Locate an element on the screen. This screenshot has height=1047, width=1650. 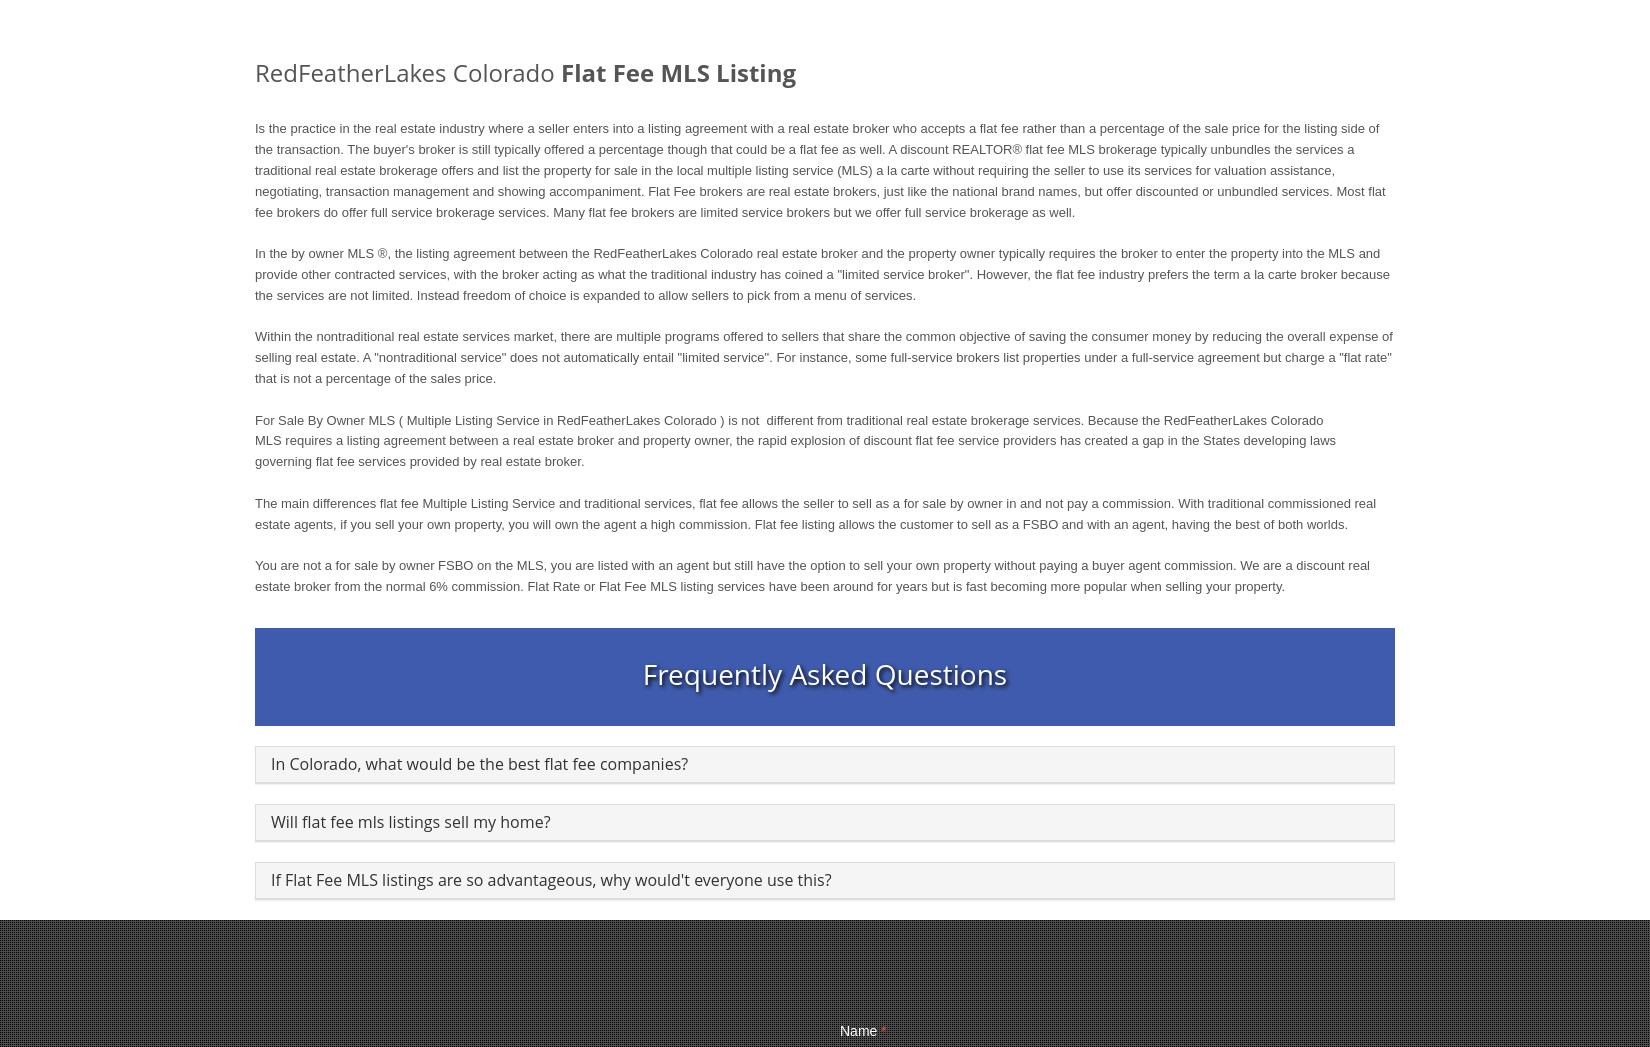
'Within the nontraditional real estate services market, there are multiple programs offered to sellers that share the common objective of saving the consumer money by reducing the overall expense of selling real estate. A "nontraditional service" does not automatically entail "limited service". For instance, some full-service brokers list properties under a full-service agreement but charge a "flat rate" that is not a percentage of the sales price.' is located at coordinates (822, 357).